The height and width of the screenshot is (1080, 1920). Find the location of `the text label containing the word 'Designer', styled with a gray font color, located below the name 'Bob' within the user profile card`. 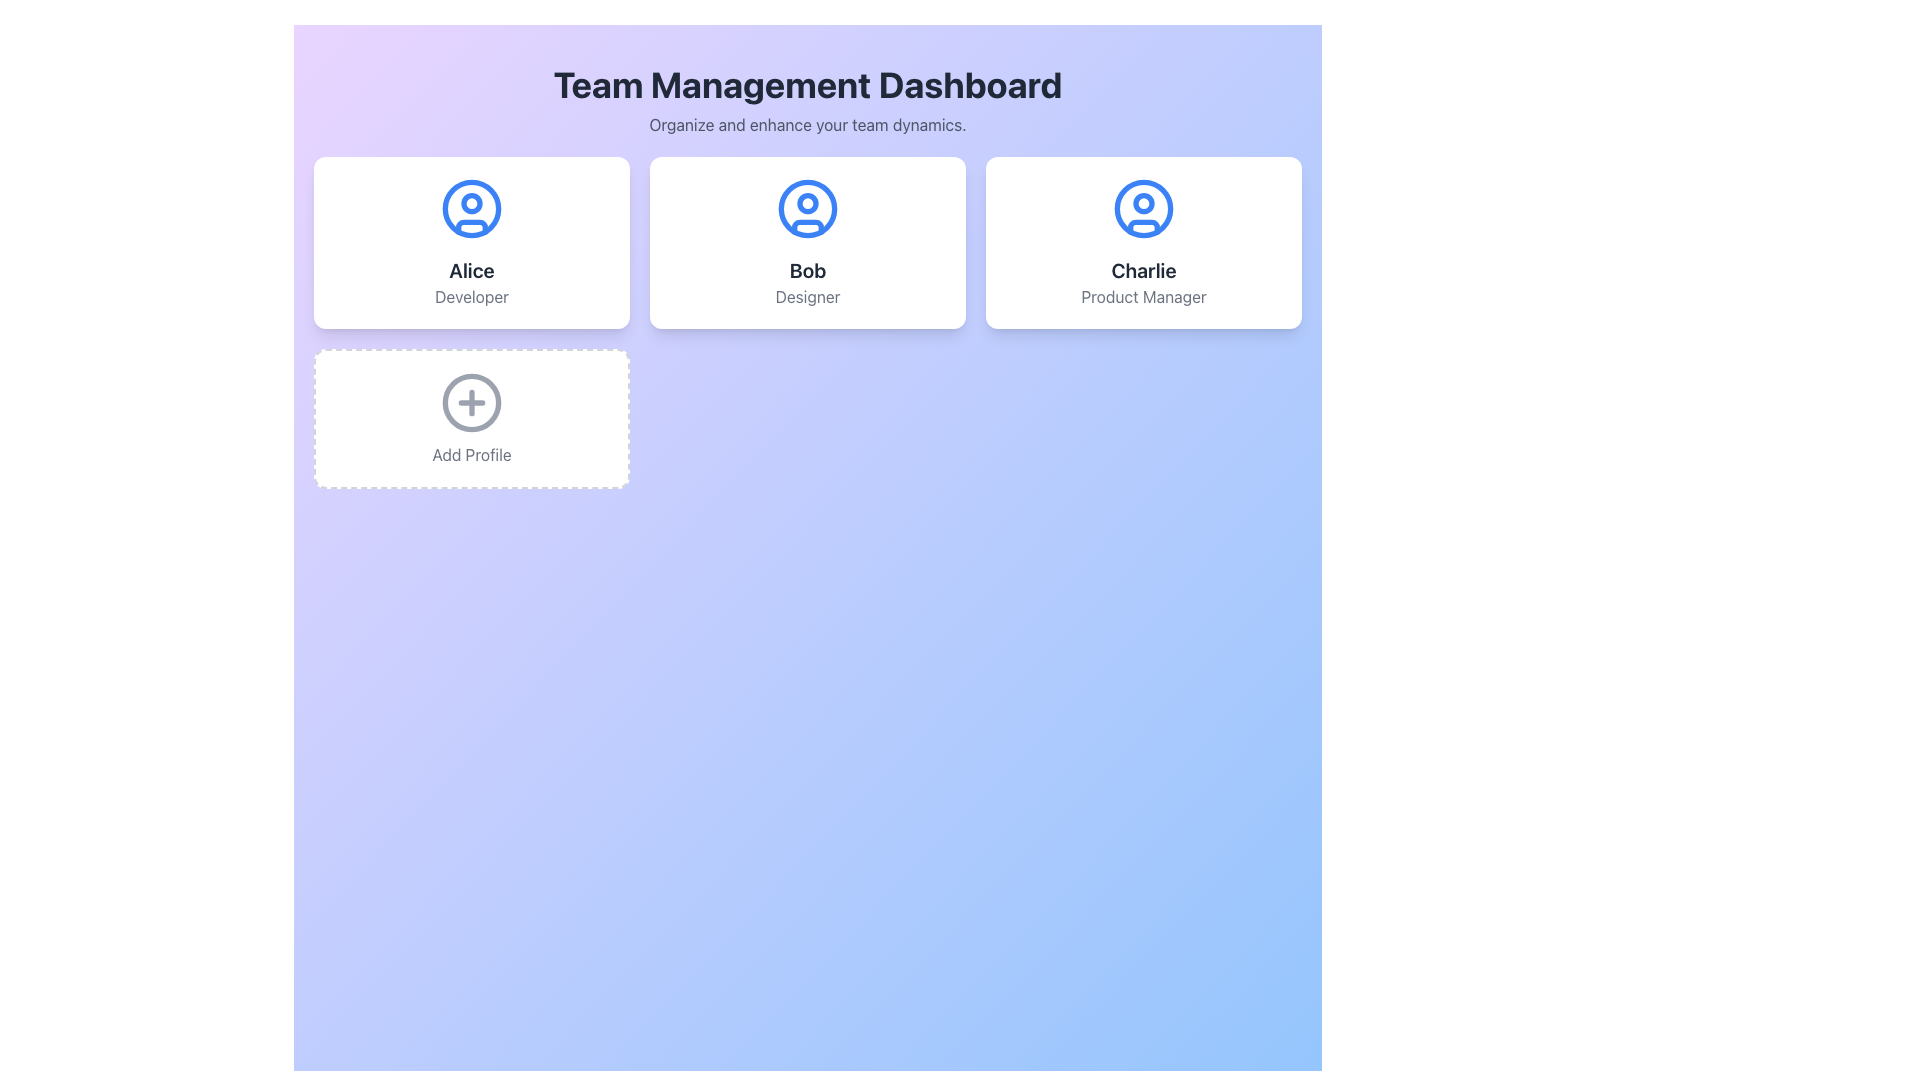

the text label containing the word 'Designer', styled with a gray font color, located below the name 'Bob' within the user profile card is located at coordinates (807, 297).